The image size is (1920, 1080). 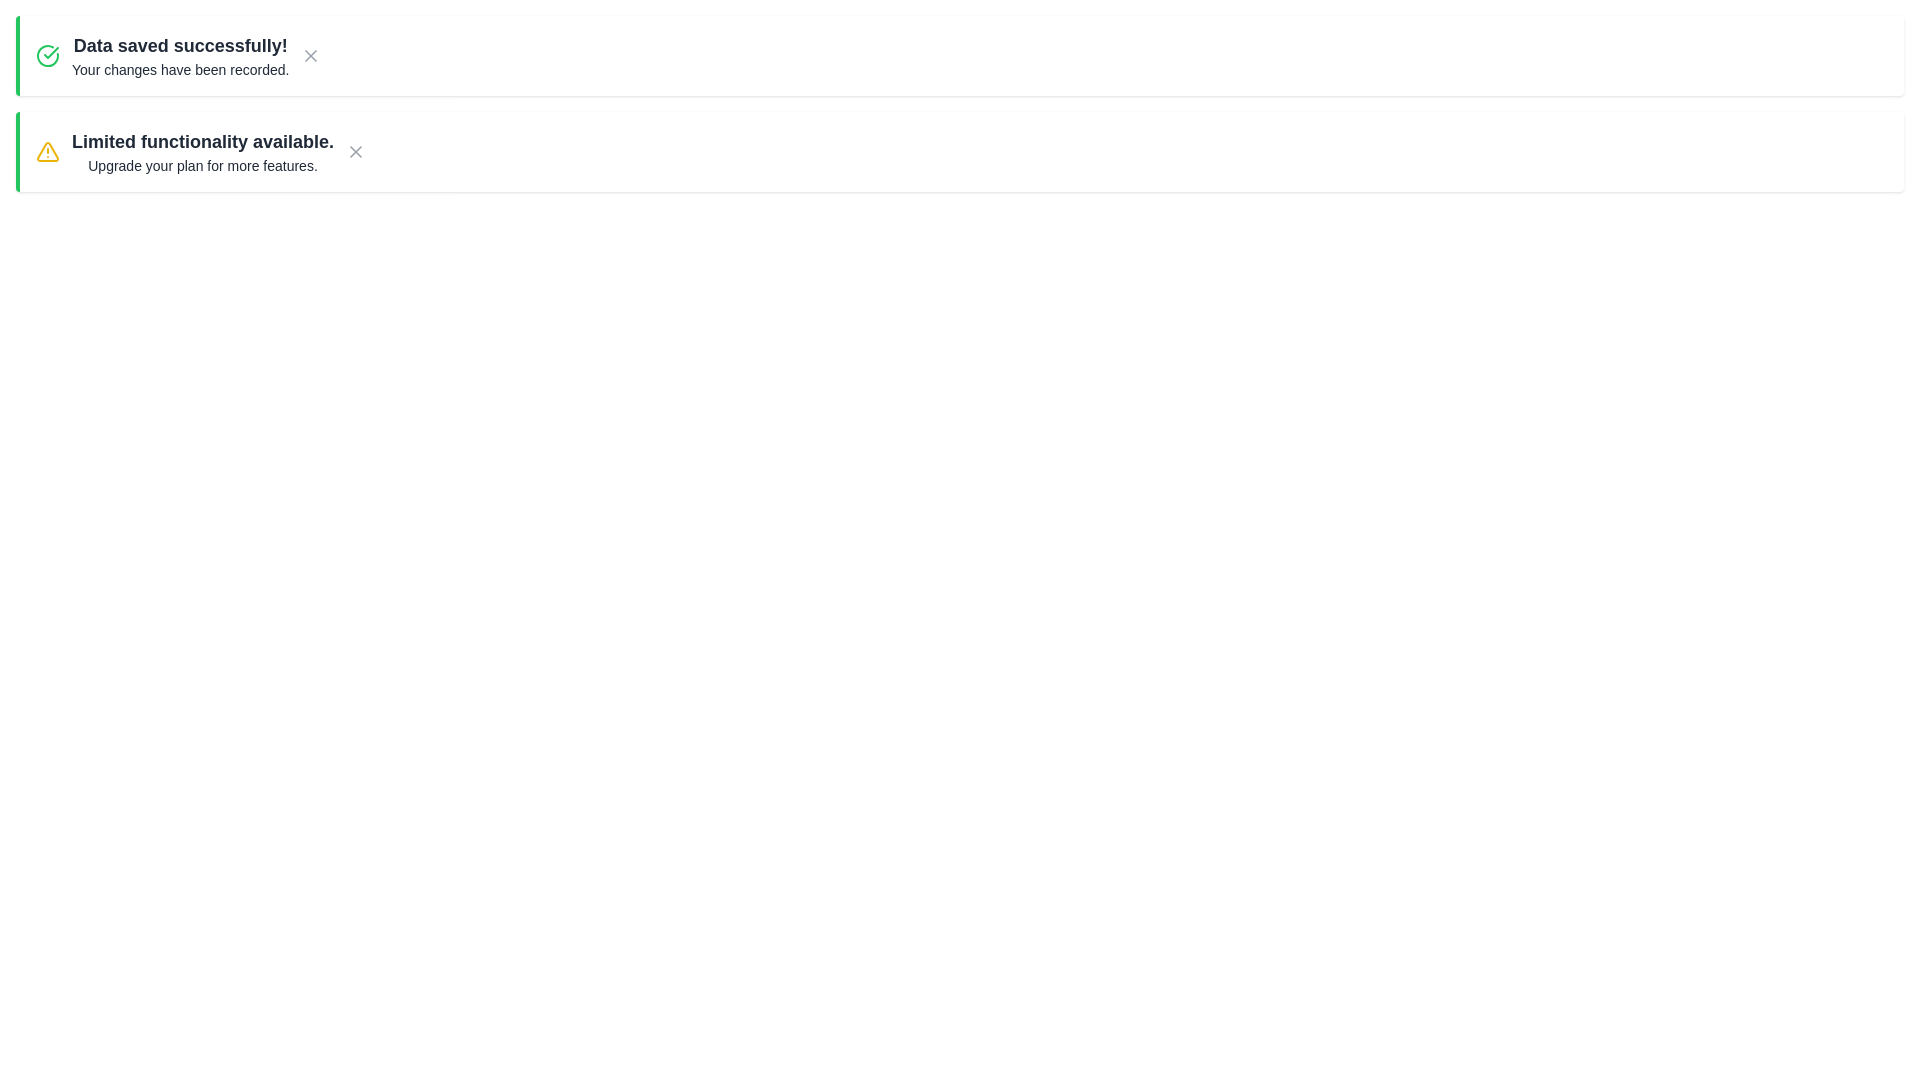 I want to click on the close button of the notification to dismiss it, so click(x=310, y=55).